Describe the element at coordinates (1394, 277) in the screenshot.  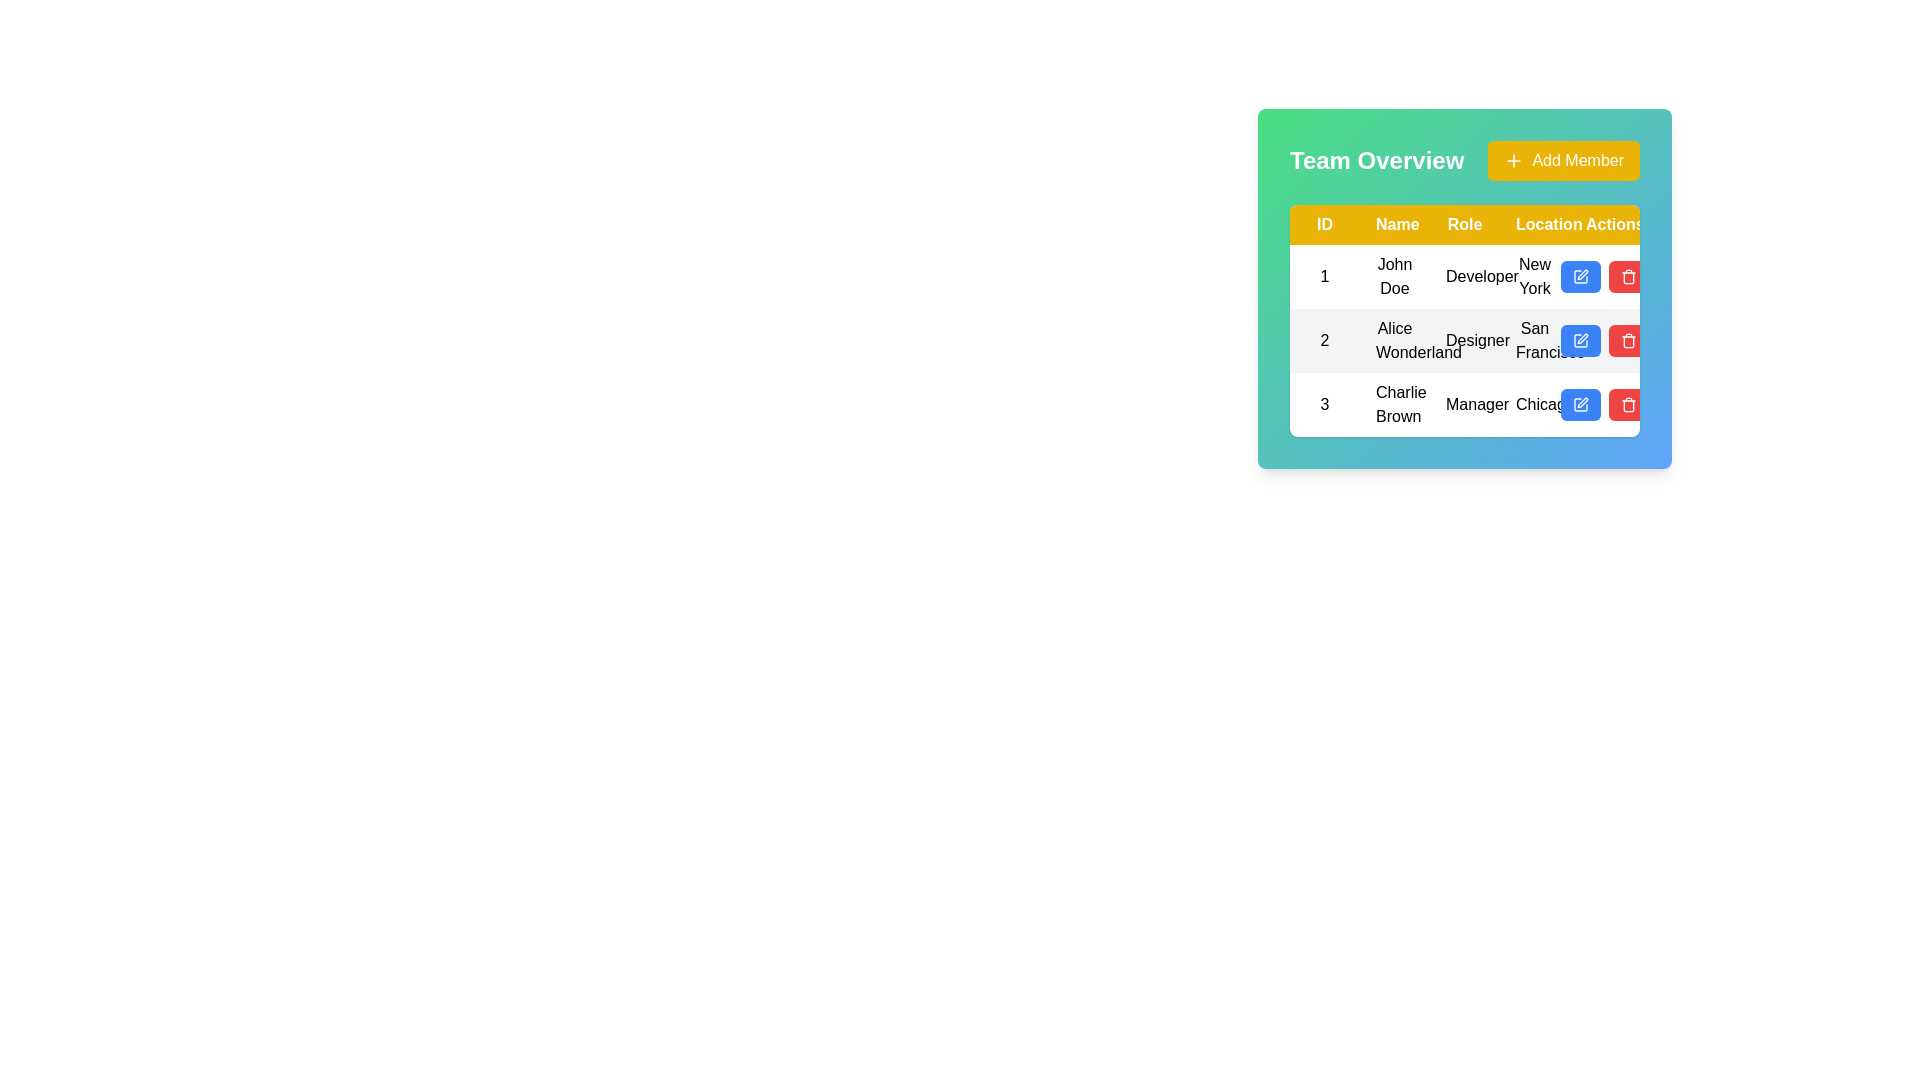
I see `the text field displaying the name 'John Doe' located in the second column of the first row of the table under 'Team Overview'` at that location.